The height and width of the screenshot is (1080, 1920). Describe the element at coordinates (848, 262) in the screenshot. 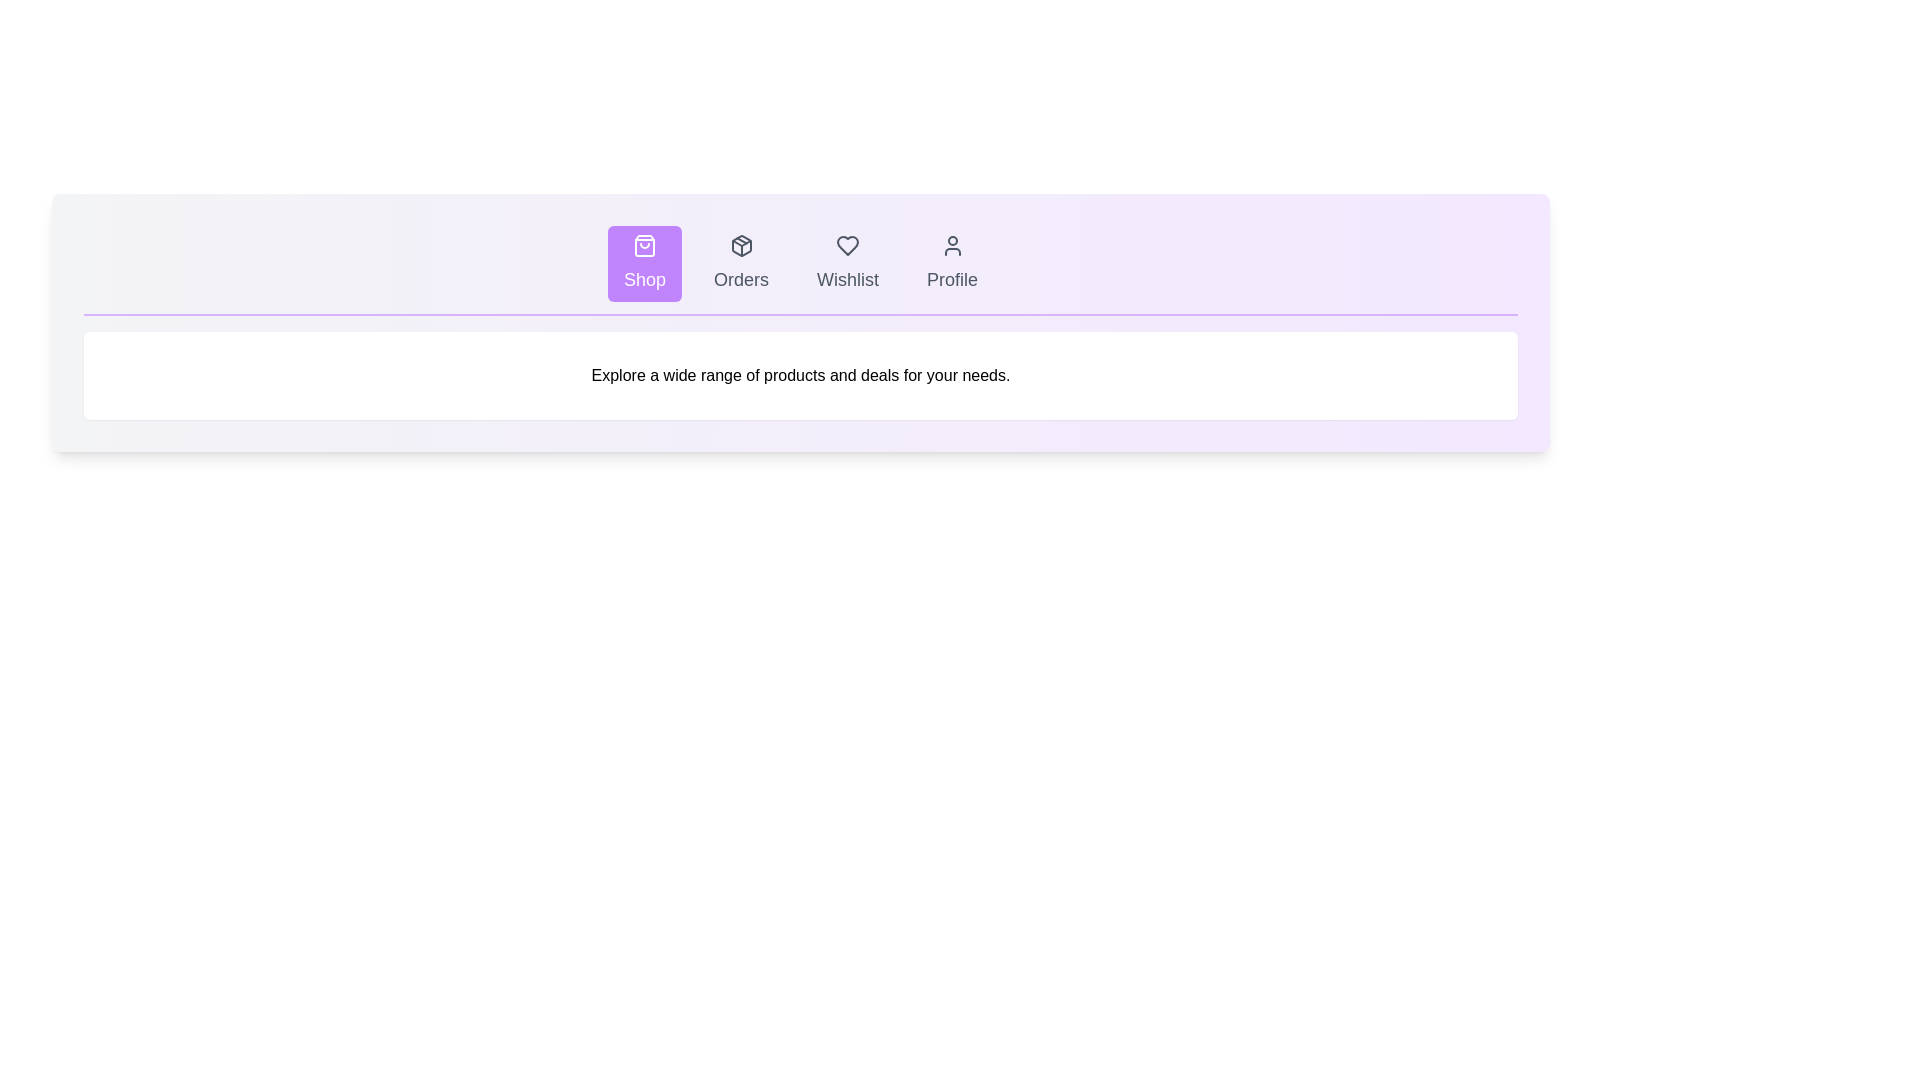

I see `the tab corresponding to Wishlist by clicking on it` at that location.